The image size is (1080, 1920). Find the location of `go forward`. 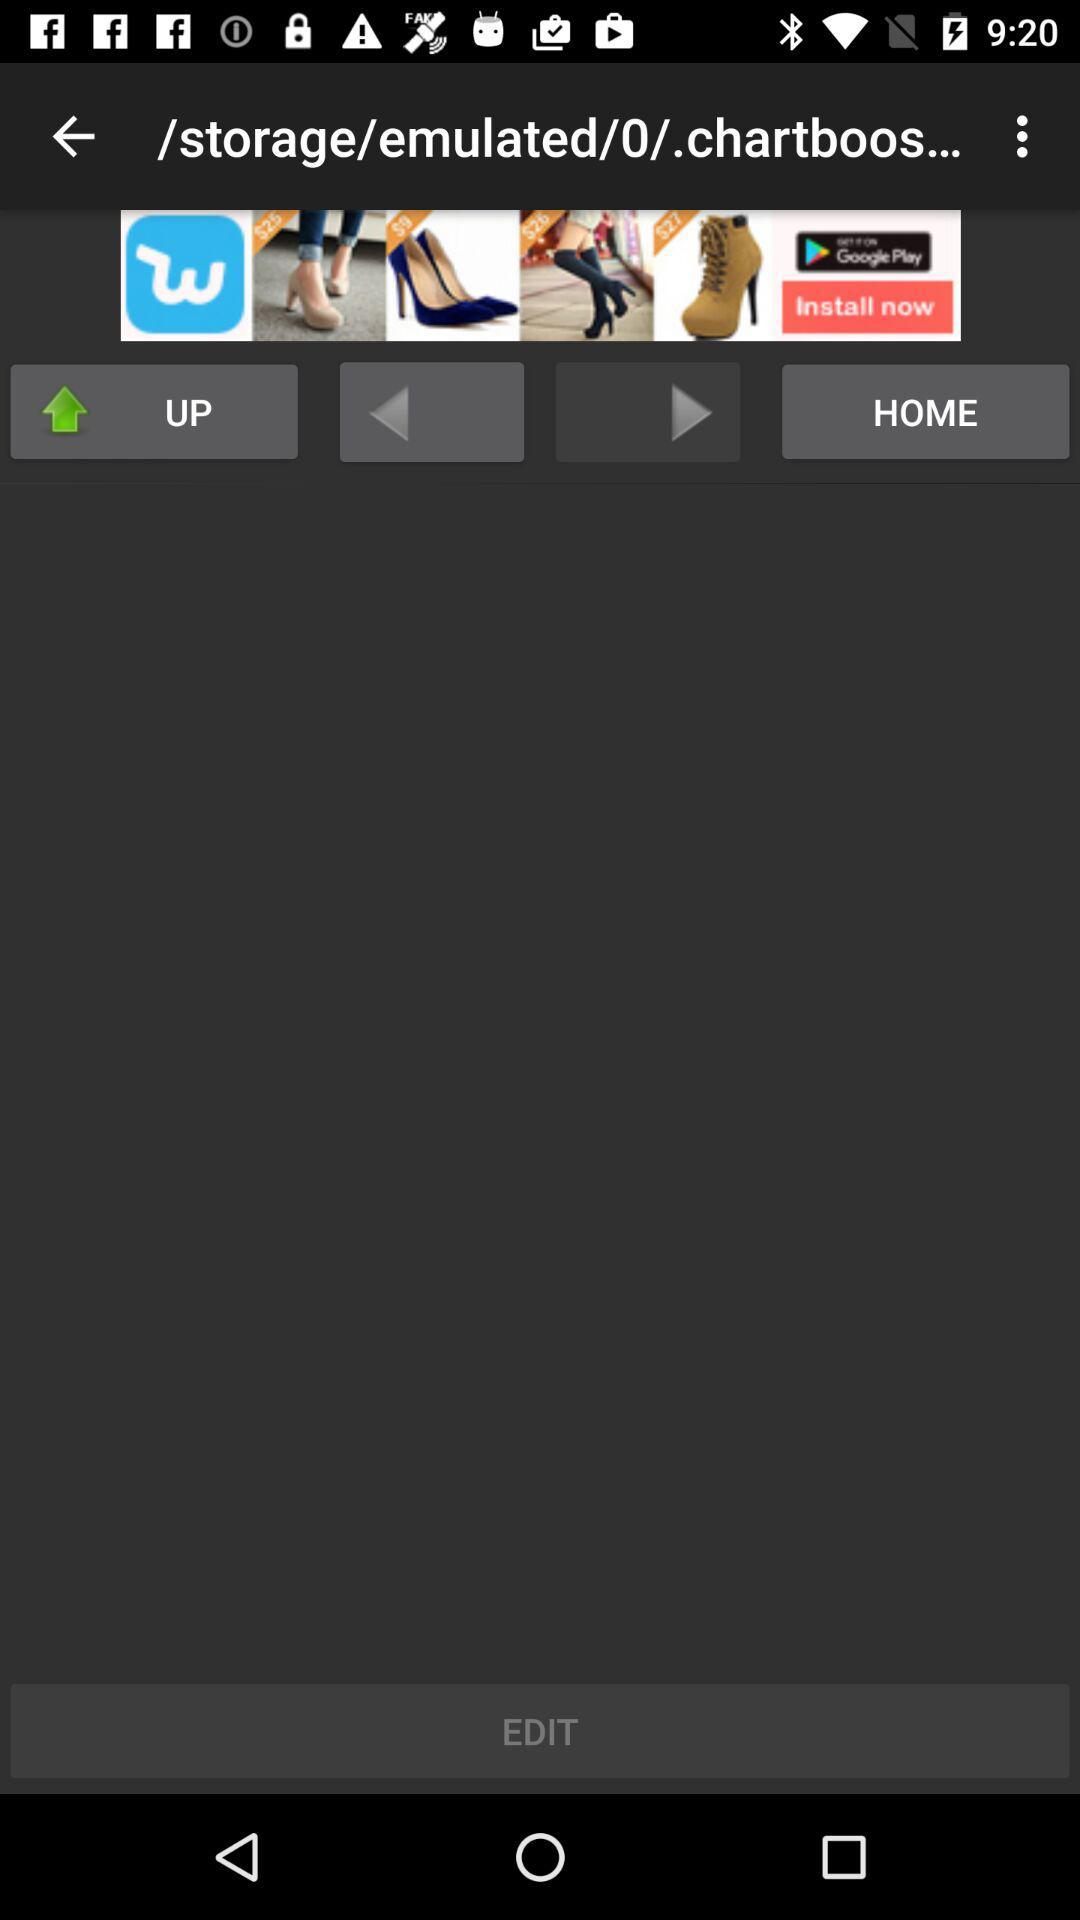

go forward is located at coordinates (648, 411).